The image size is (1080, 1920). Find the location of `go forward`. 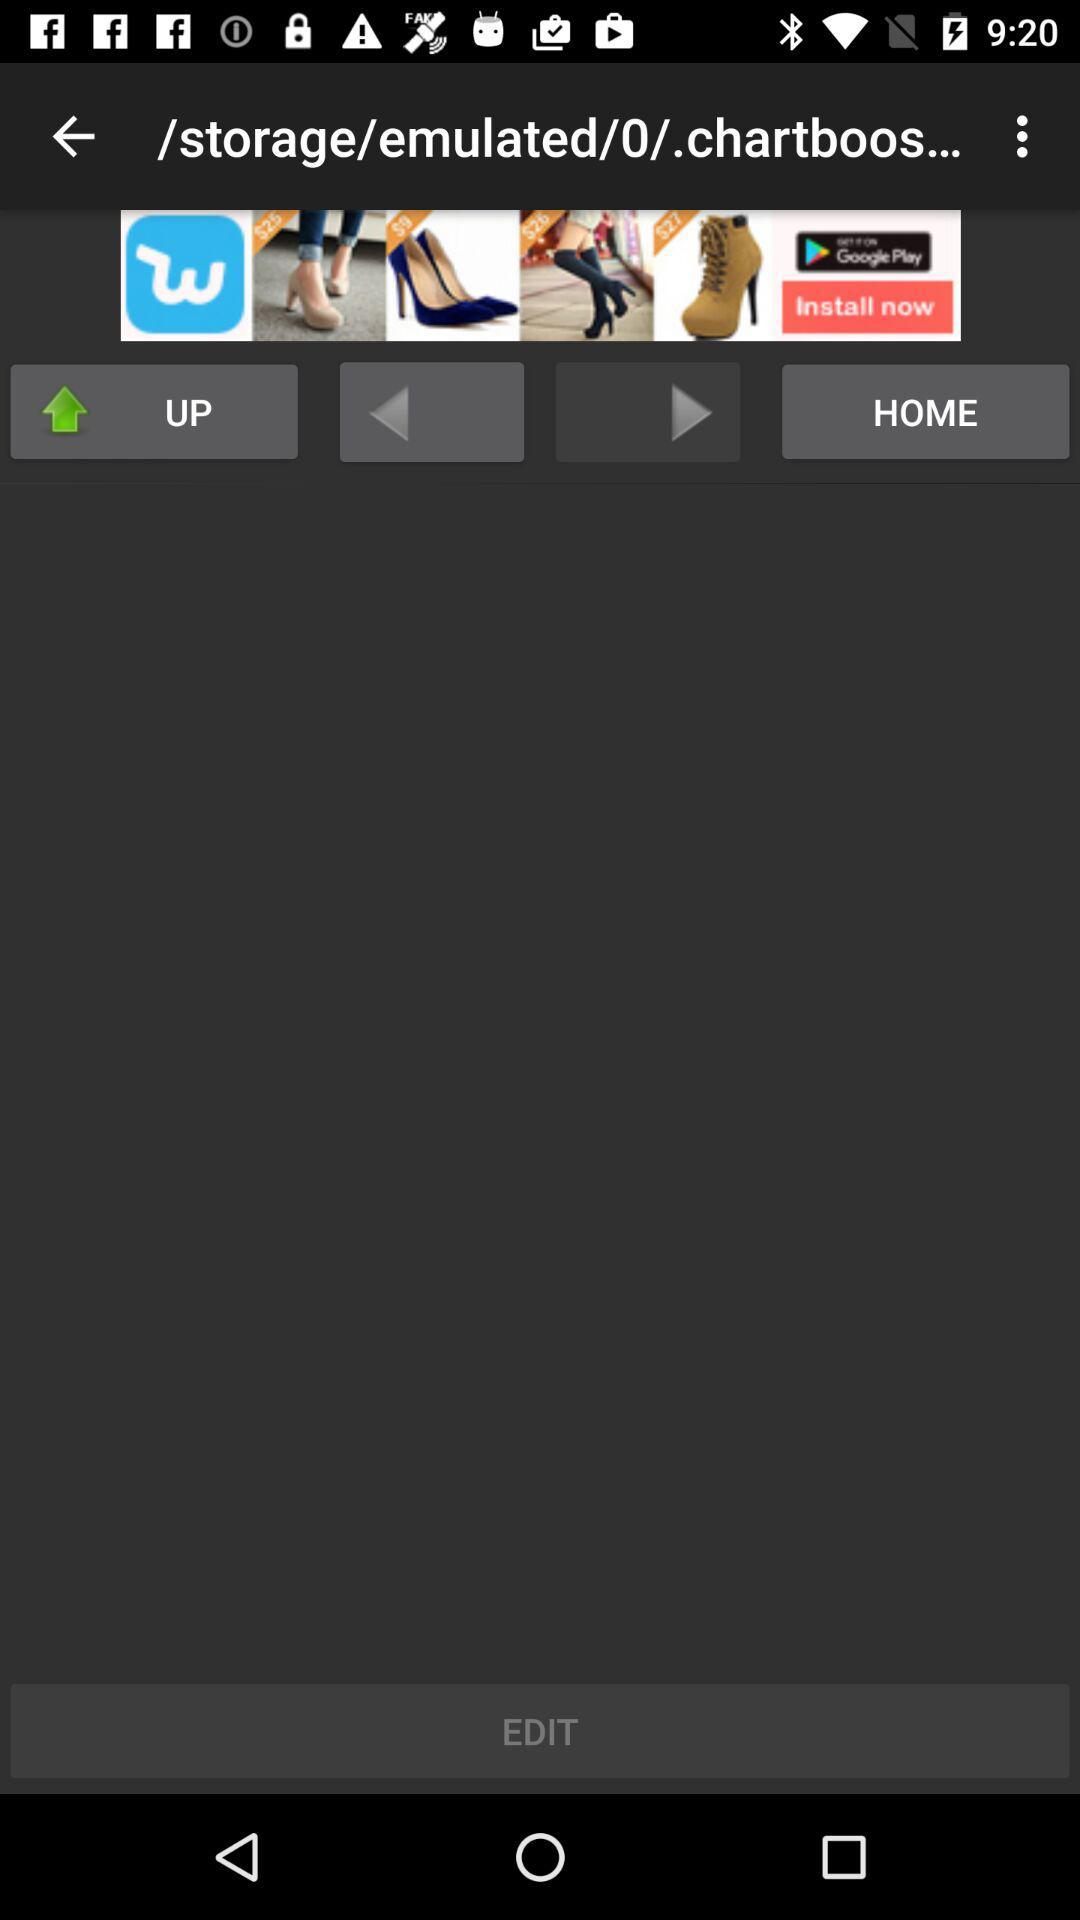

go forward is located at coordinates (648, 411).